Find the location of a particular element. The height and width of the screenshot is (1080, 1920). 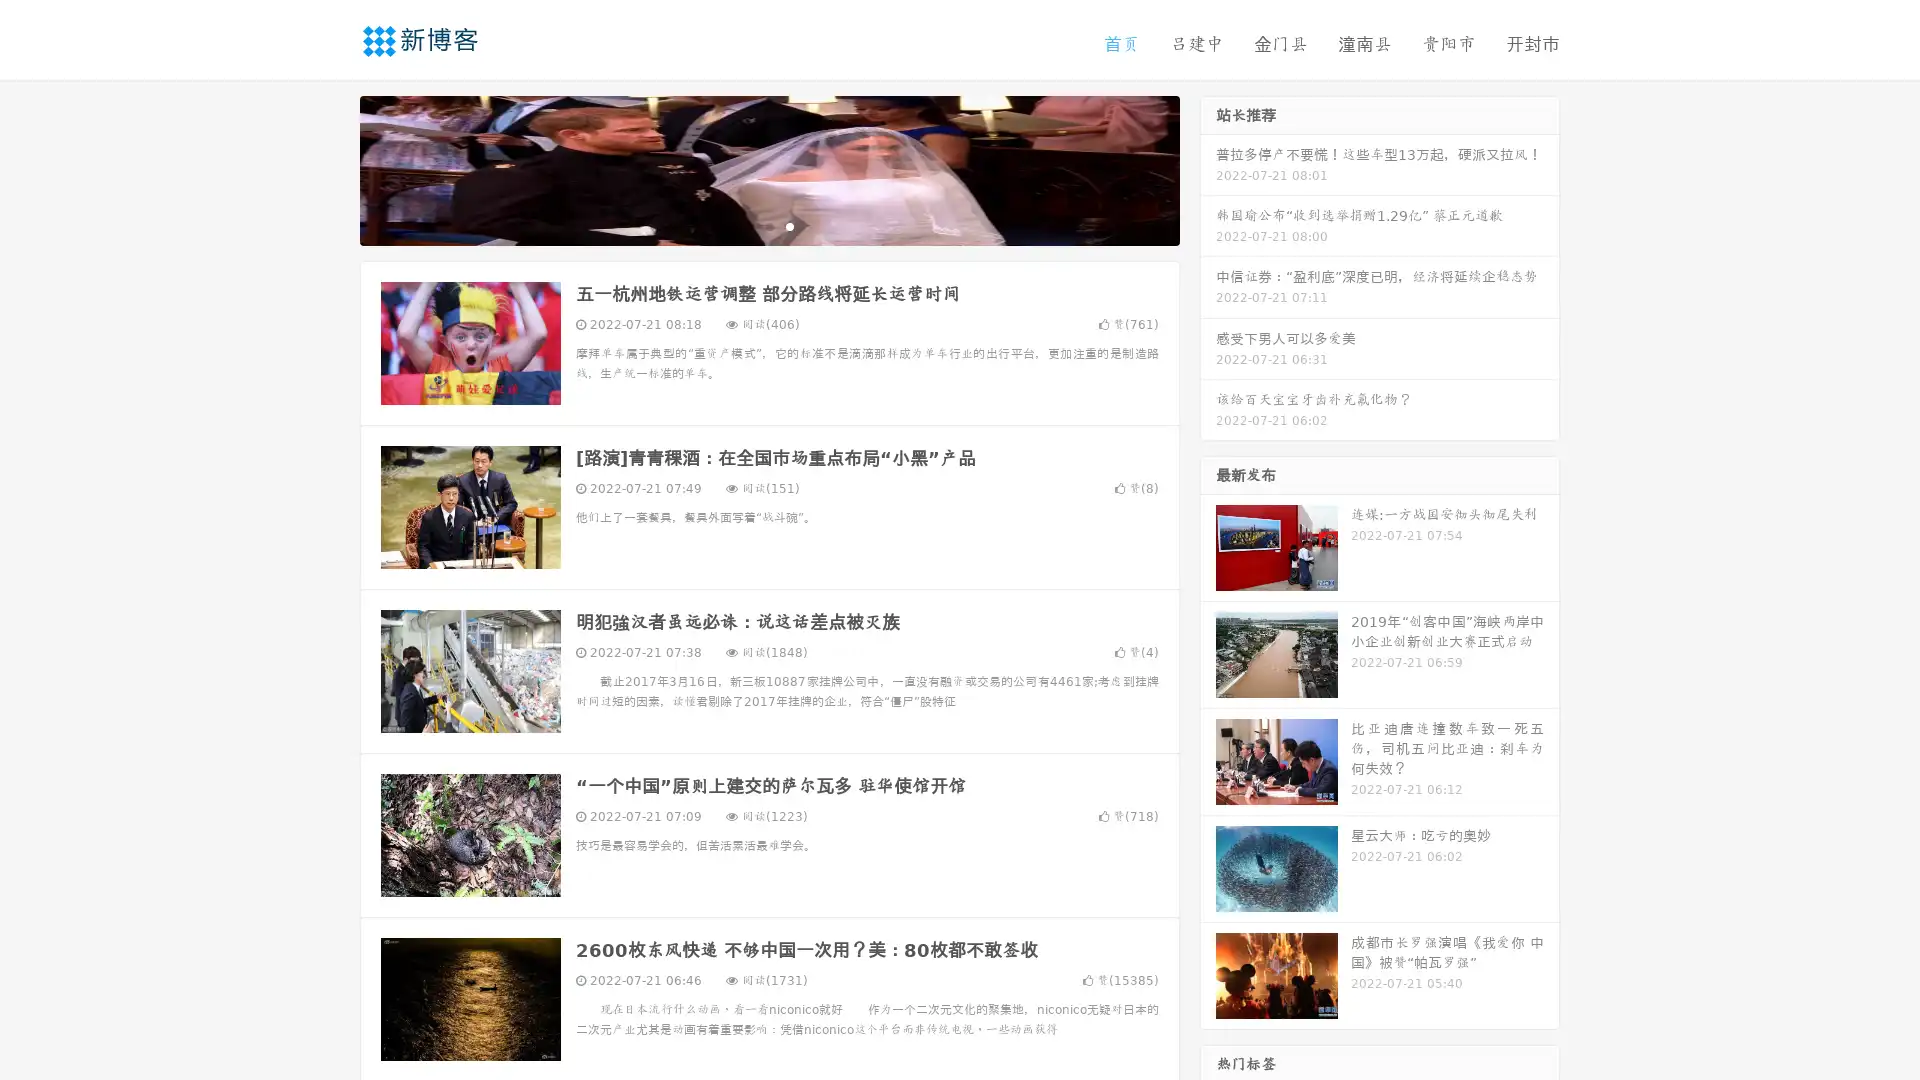

Go to slide 2 is located at coordinates (768, 225).